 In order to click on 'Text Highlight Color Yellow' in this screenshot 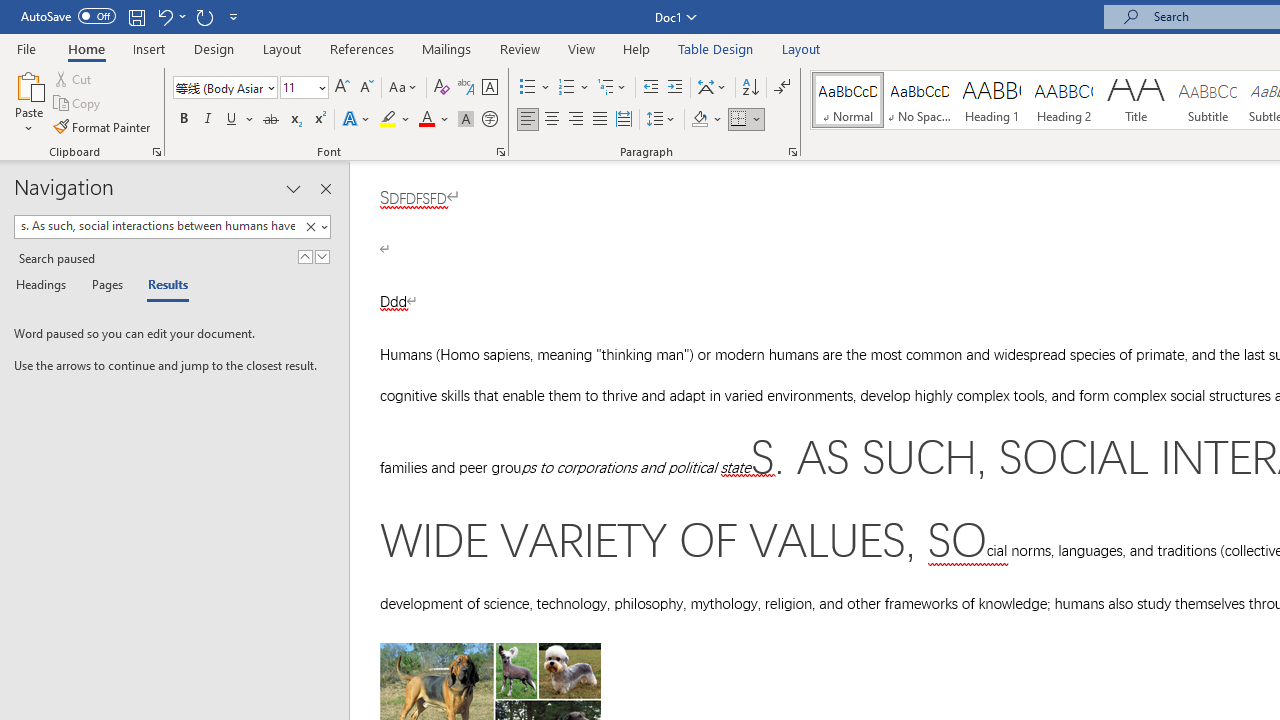, I will do `click(388, 119)`.